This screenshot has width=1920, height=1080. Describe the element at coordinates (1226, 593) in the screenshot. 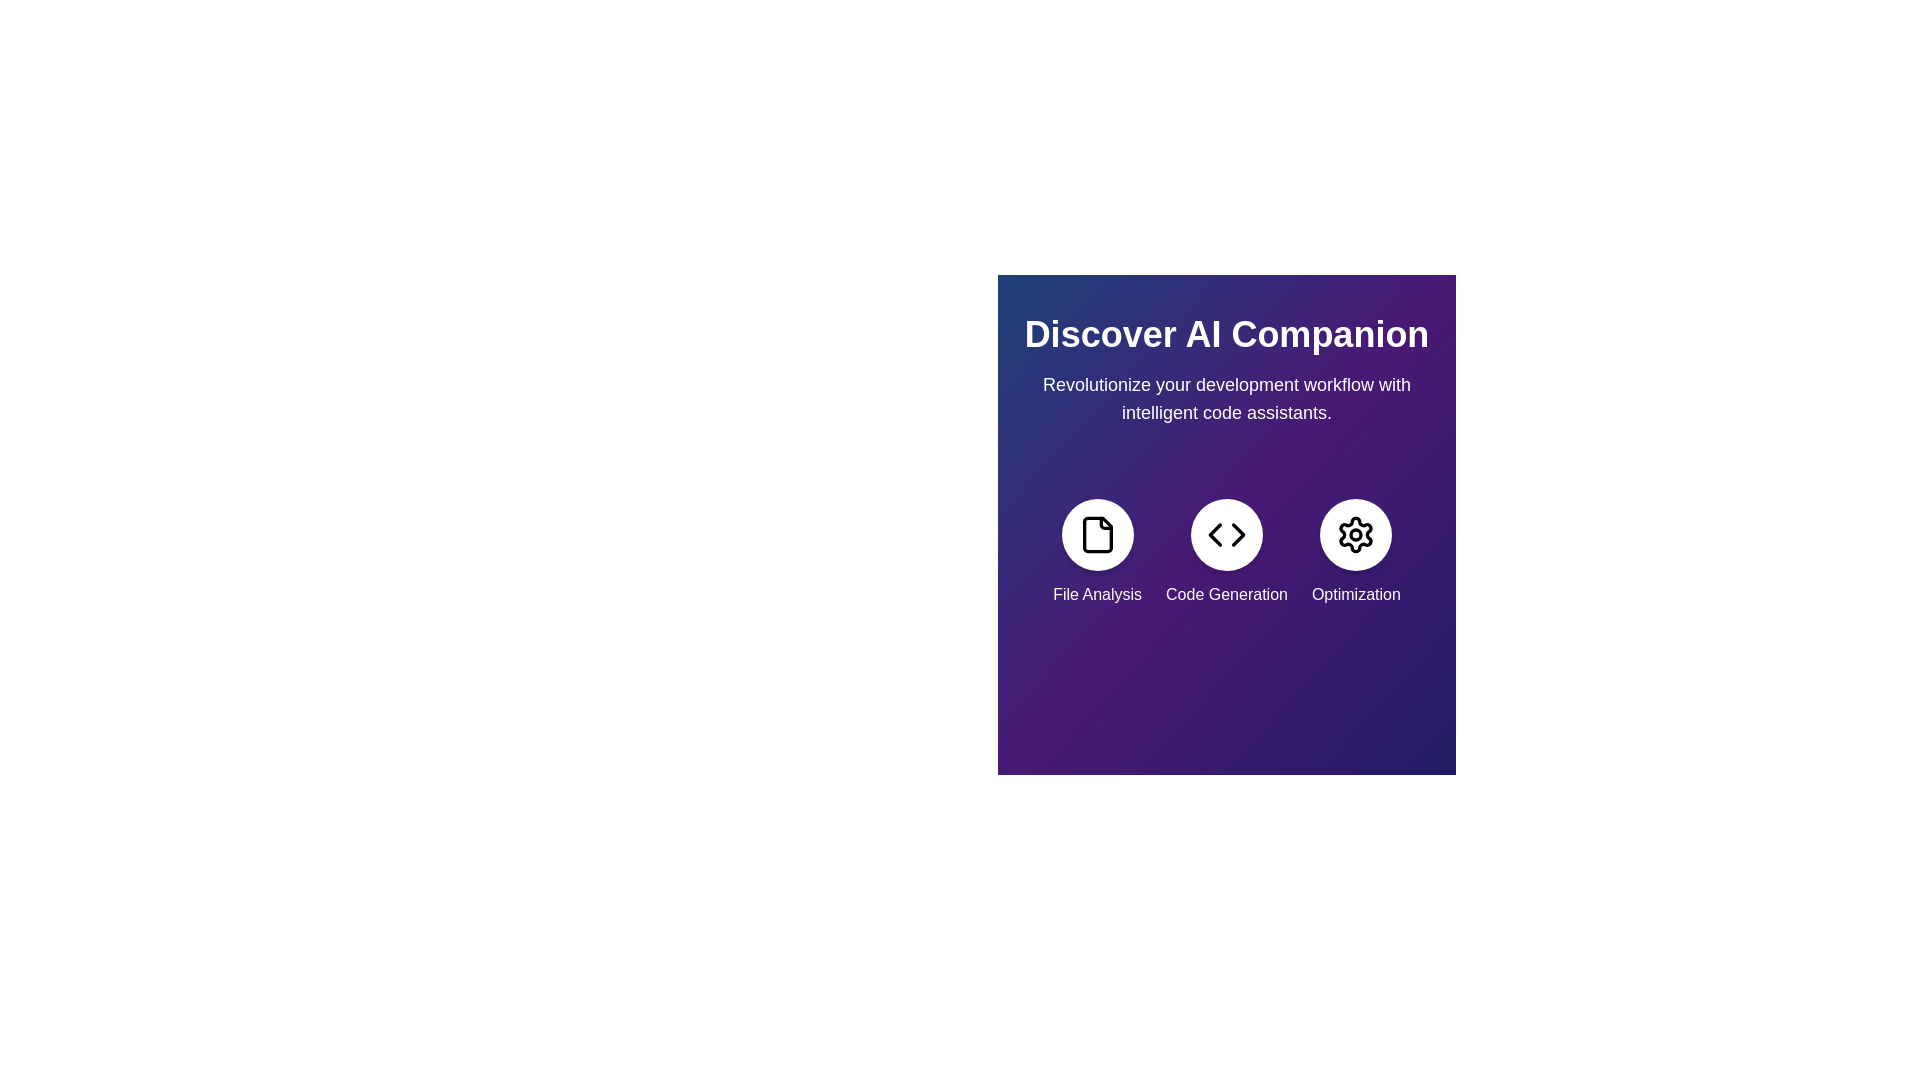

I see `the static text label providing contextual information about the code generation icon, located below the code icon and centered between 'File Analysis' and 'Optimization'` at that location.